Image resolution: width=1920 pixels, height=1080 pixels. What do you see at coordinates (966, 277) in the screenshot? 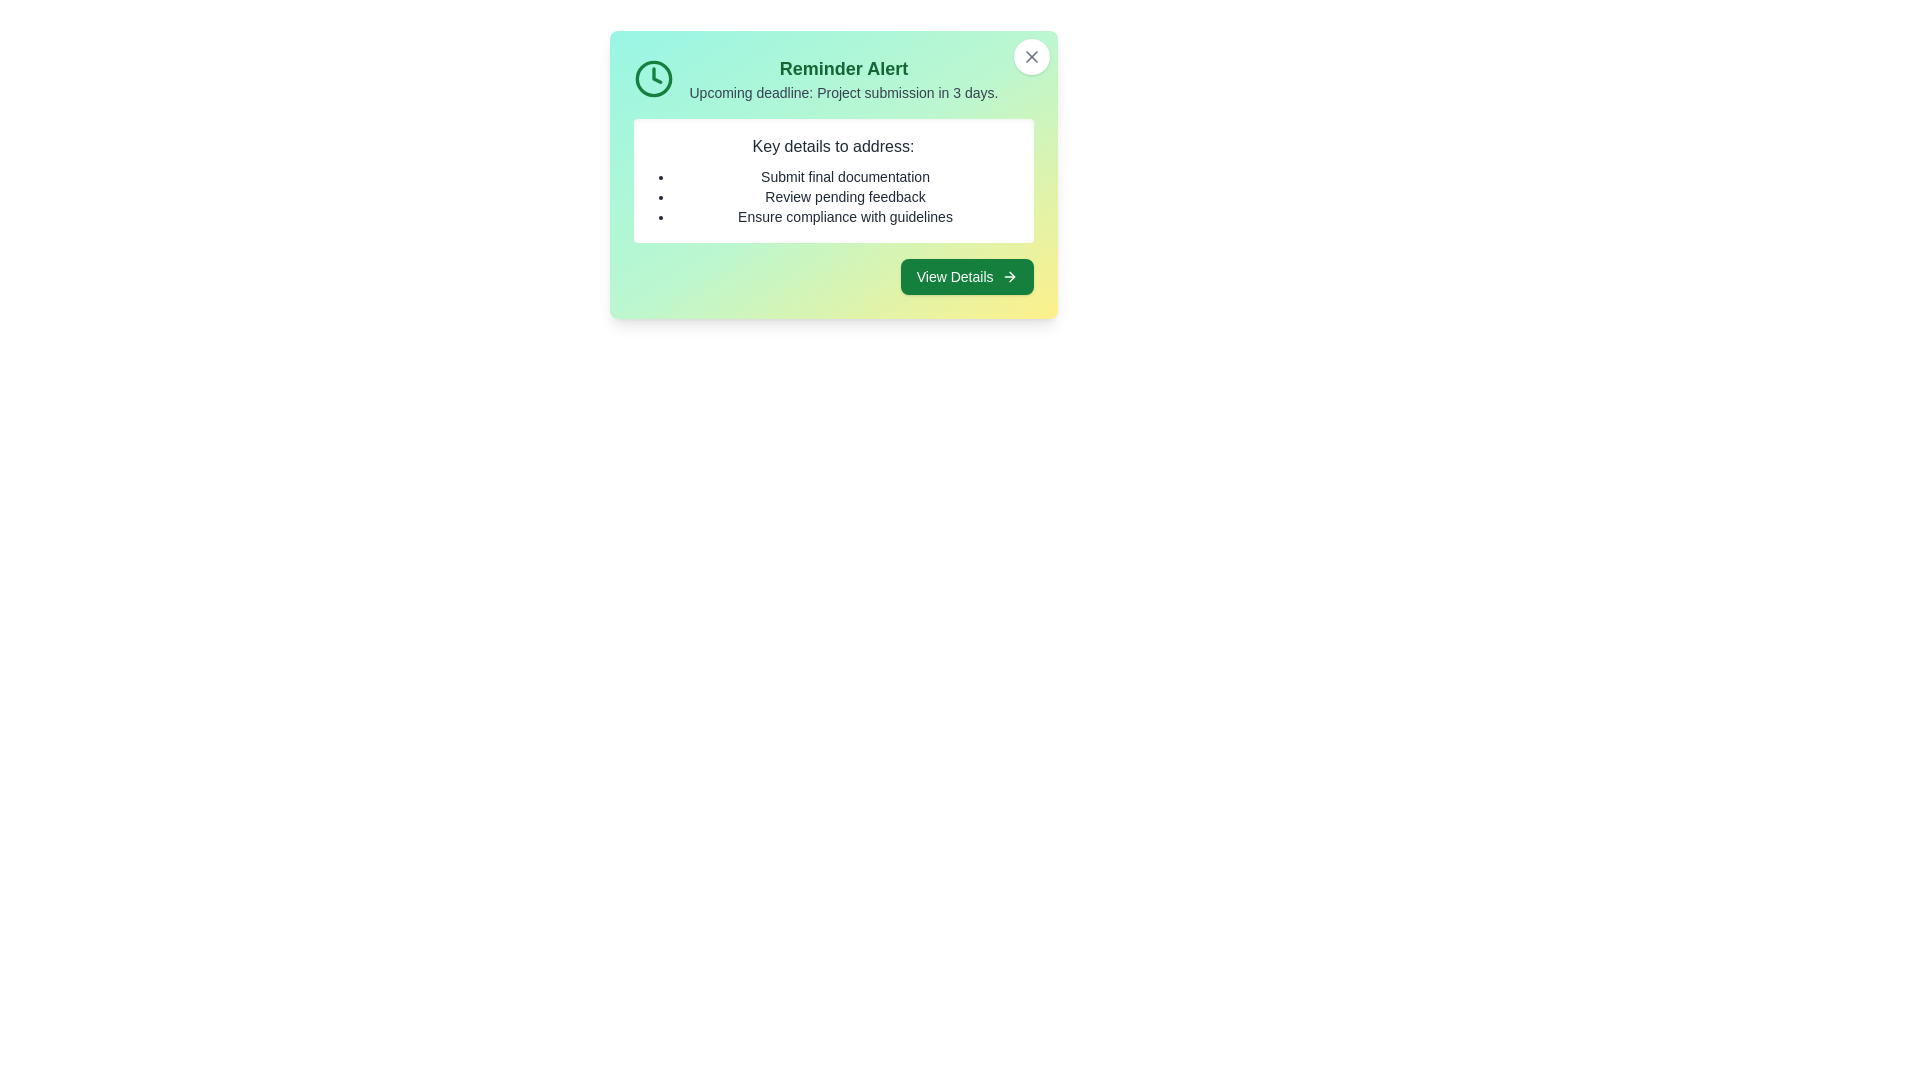
I see `the 'View Details' button to view more information about the notification` at bounding box center [966, 277].